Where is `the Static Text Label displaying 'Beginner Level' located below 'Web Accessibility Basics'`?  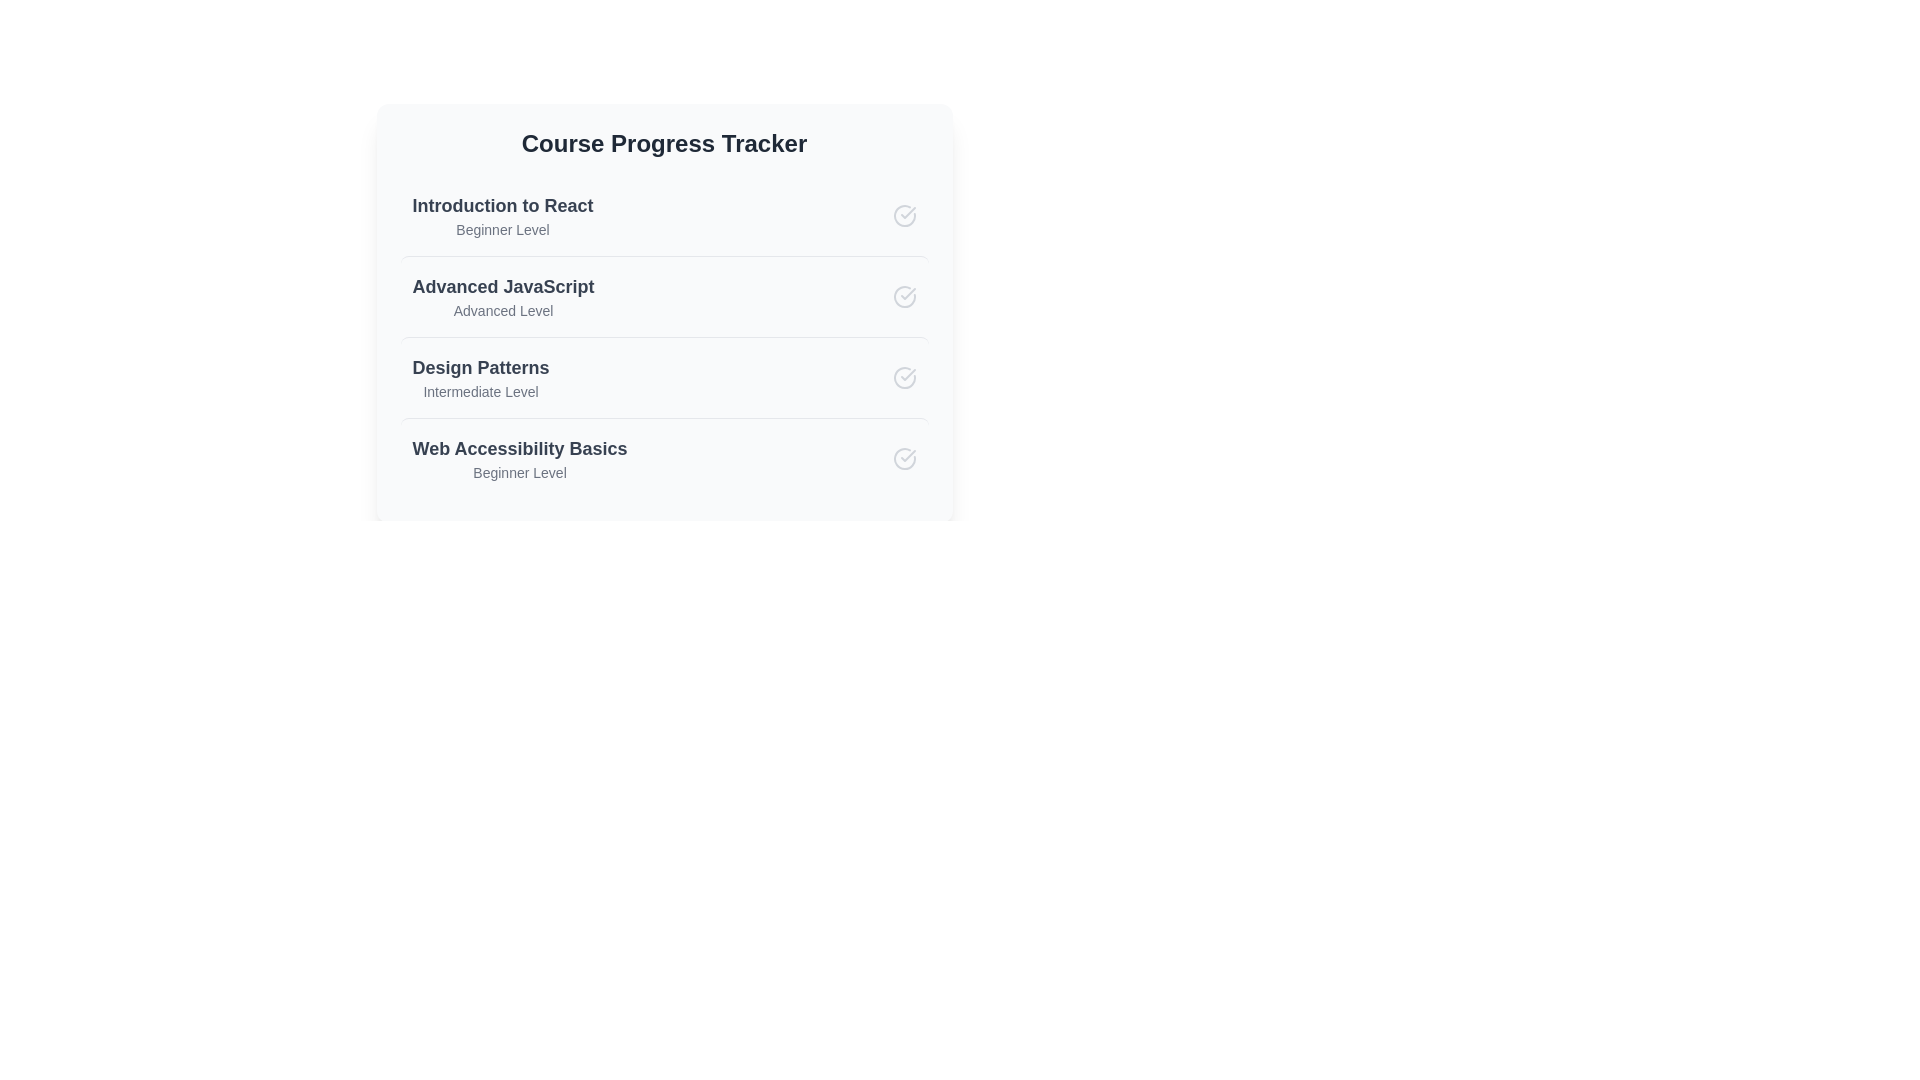
the Static Text Label displaying 'Beginner Level' located below 'Web Accessibility Basics' is located at coordinates (520, 473).